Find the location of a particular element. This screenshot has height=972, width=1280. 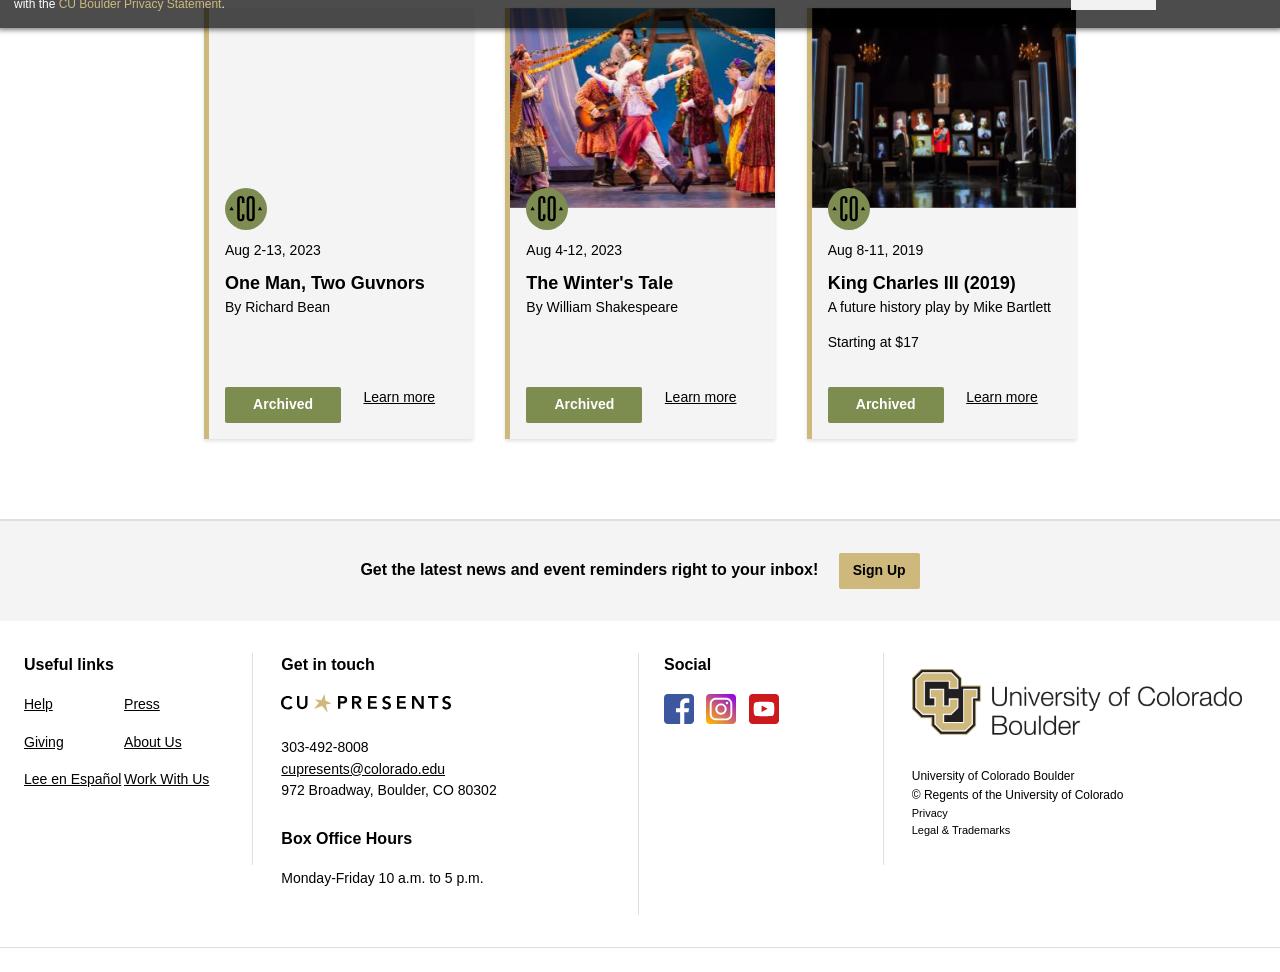

'By William Shakespeare' is located at coordinates (525, 305).